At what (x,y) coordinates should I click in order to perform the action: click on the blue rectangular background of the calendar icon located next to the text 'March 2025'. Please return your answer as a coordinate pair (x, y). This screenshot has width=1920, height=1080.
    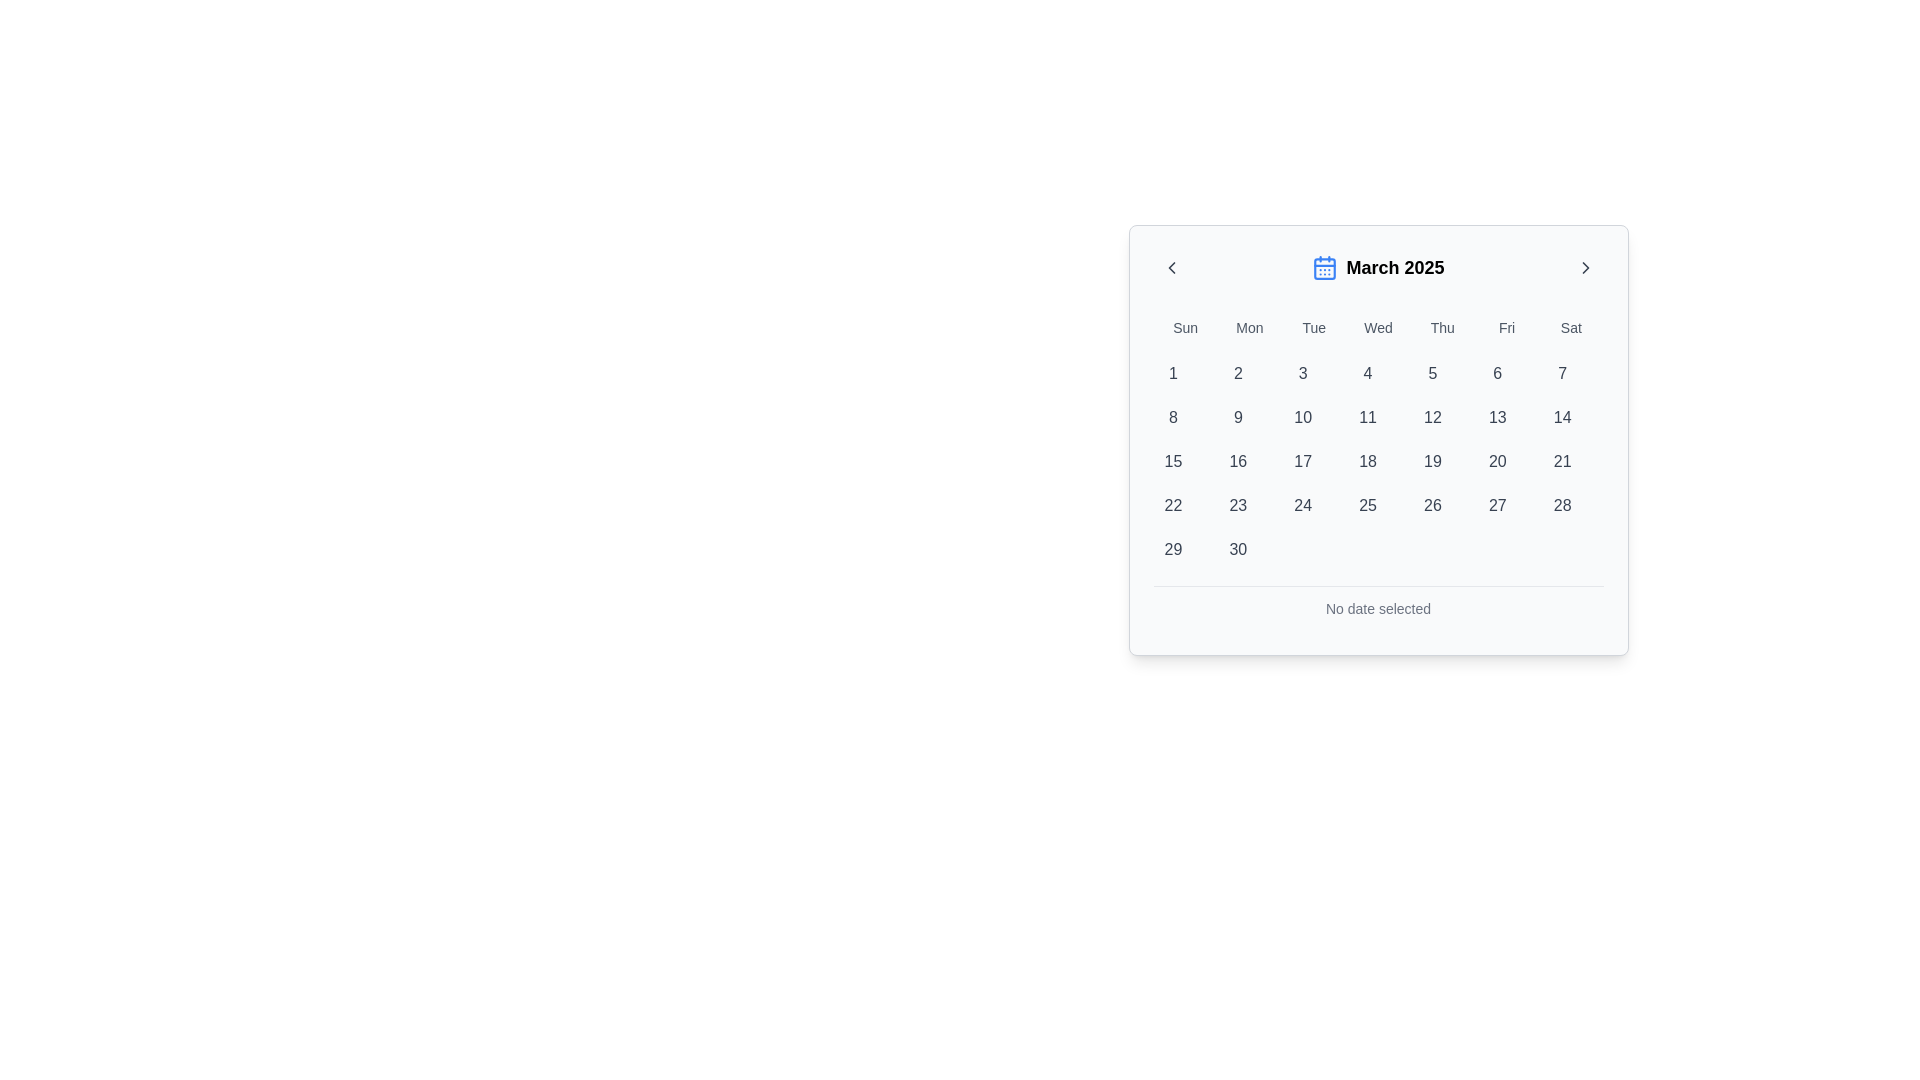
    Looking at the image, I should click on (1325, 268).